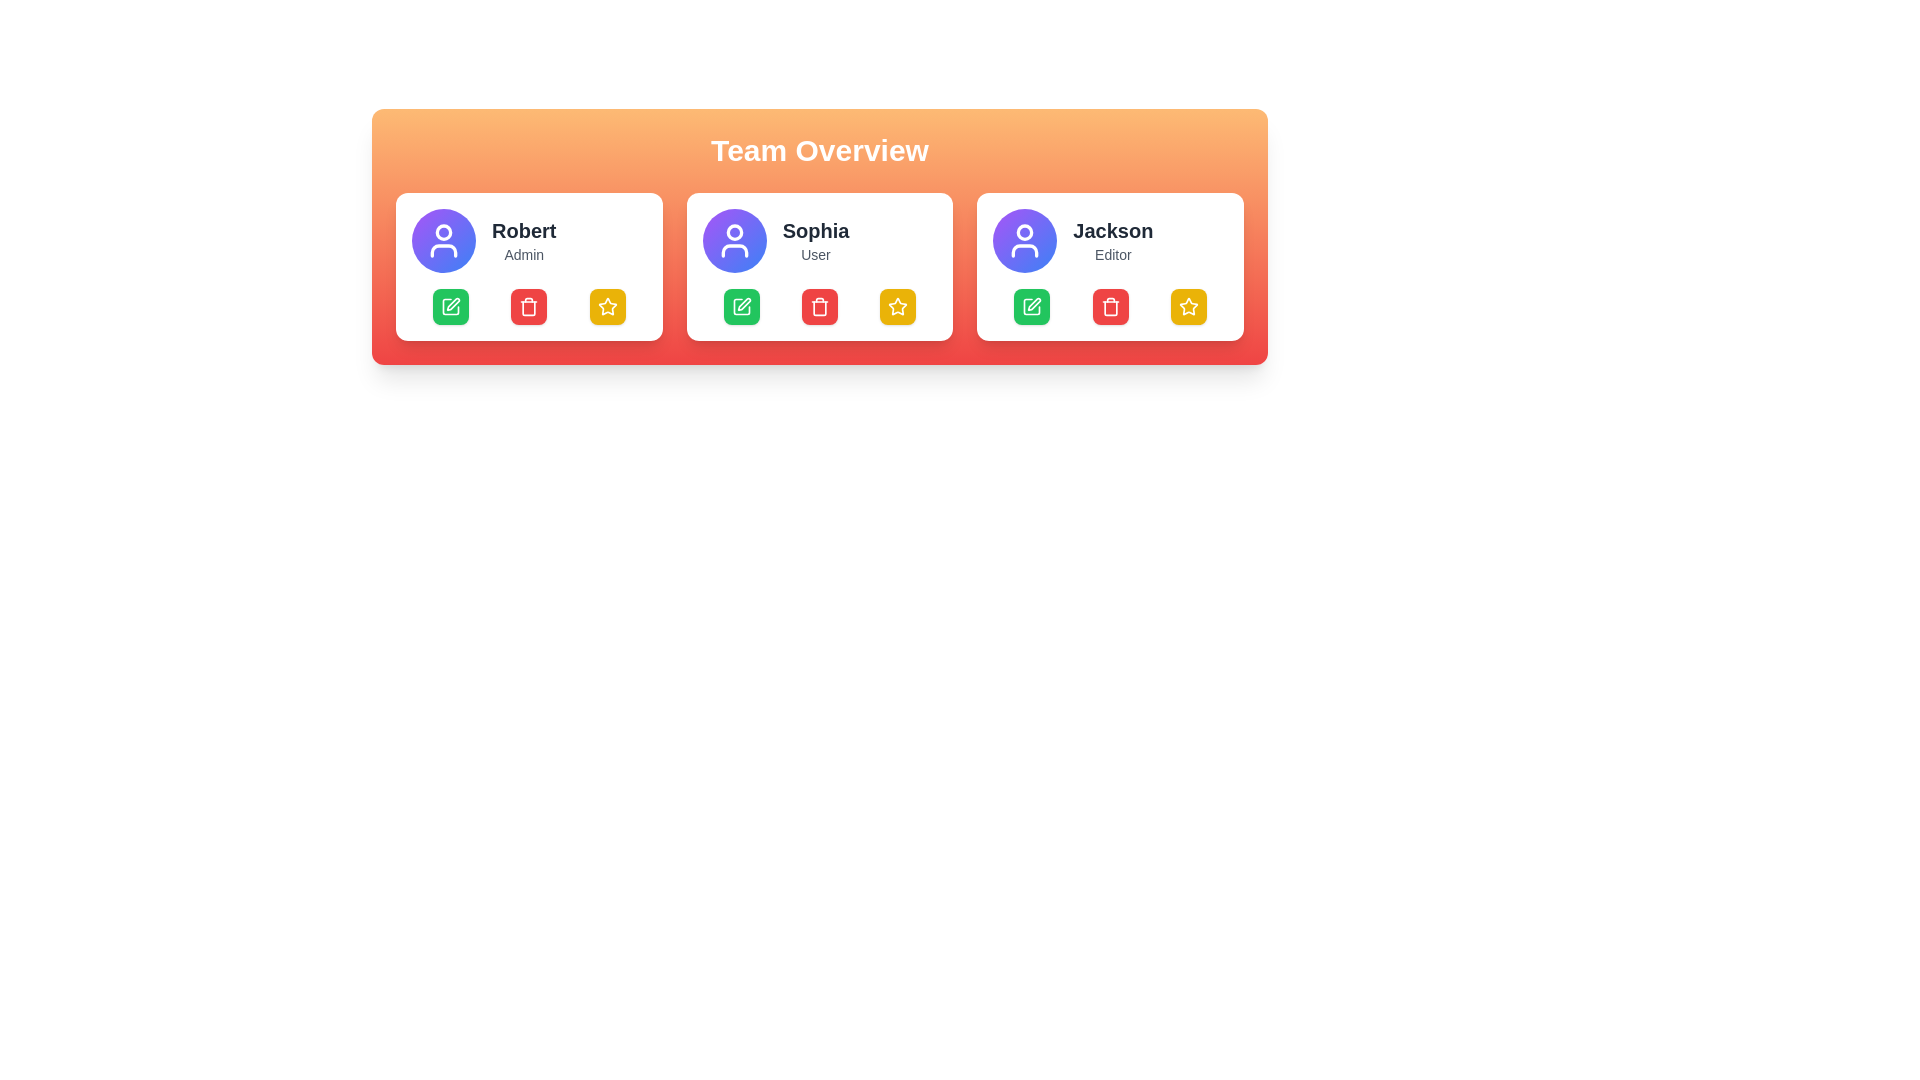  Describe the element at coordinates (606, 307) in the screenshot. I see `the yellow star-shaped icon button located in the bottom-right corner of the user card labeled 'Robert' in the 'Team Overview' section` at that location.